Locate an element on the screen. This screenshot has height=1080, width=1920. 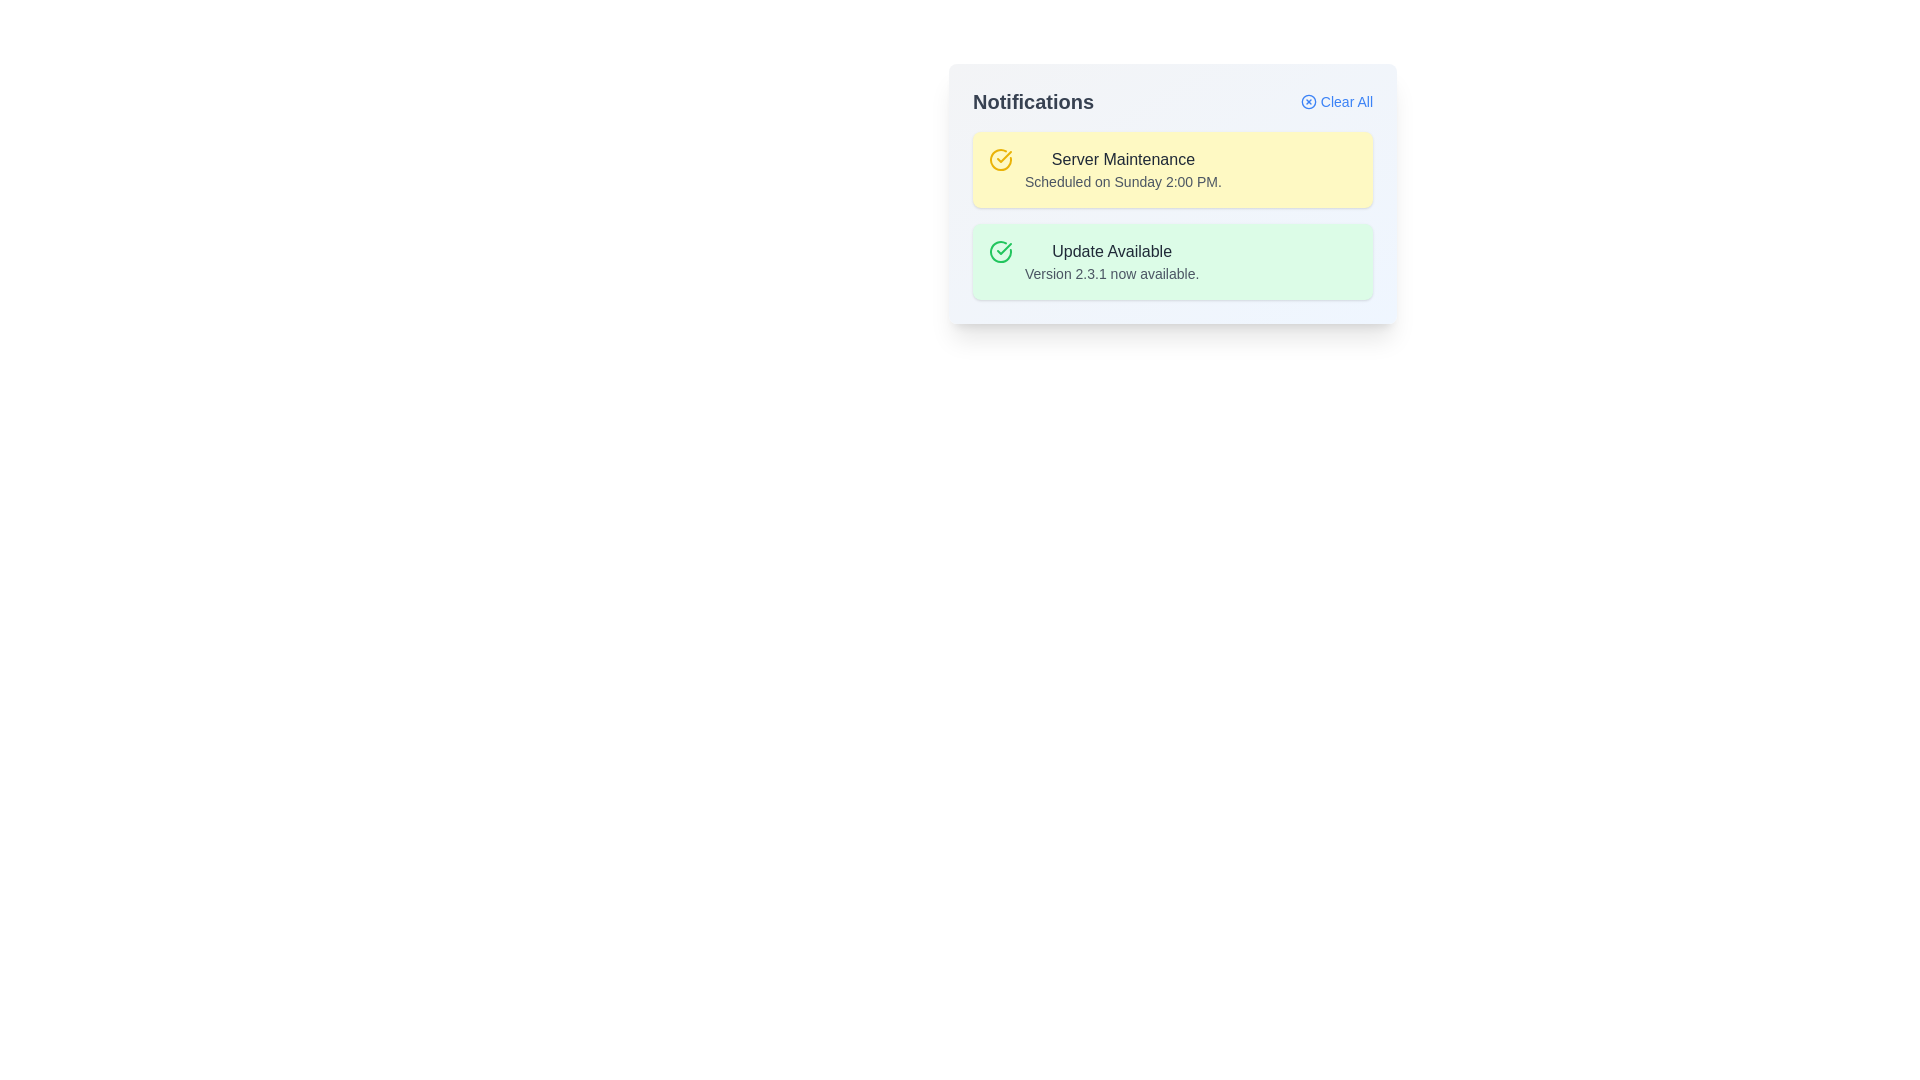
the green circular icon indicating an update availability located within the 'Update Available' notification card, which is positioned below the 'Server Maintenance' notification is located at coordinates (1004, 248).